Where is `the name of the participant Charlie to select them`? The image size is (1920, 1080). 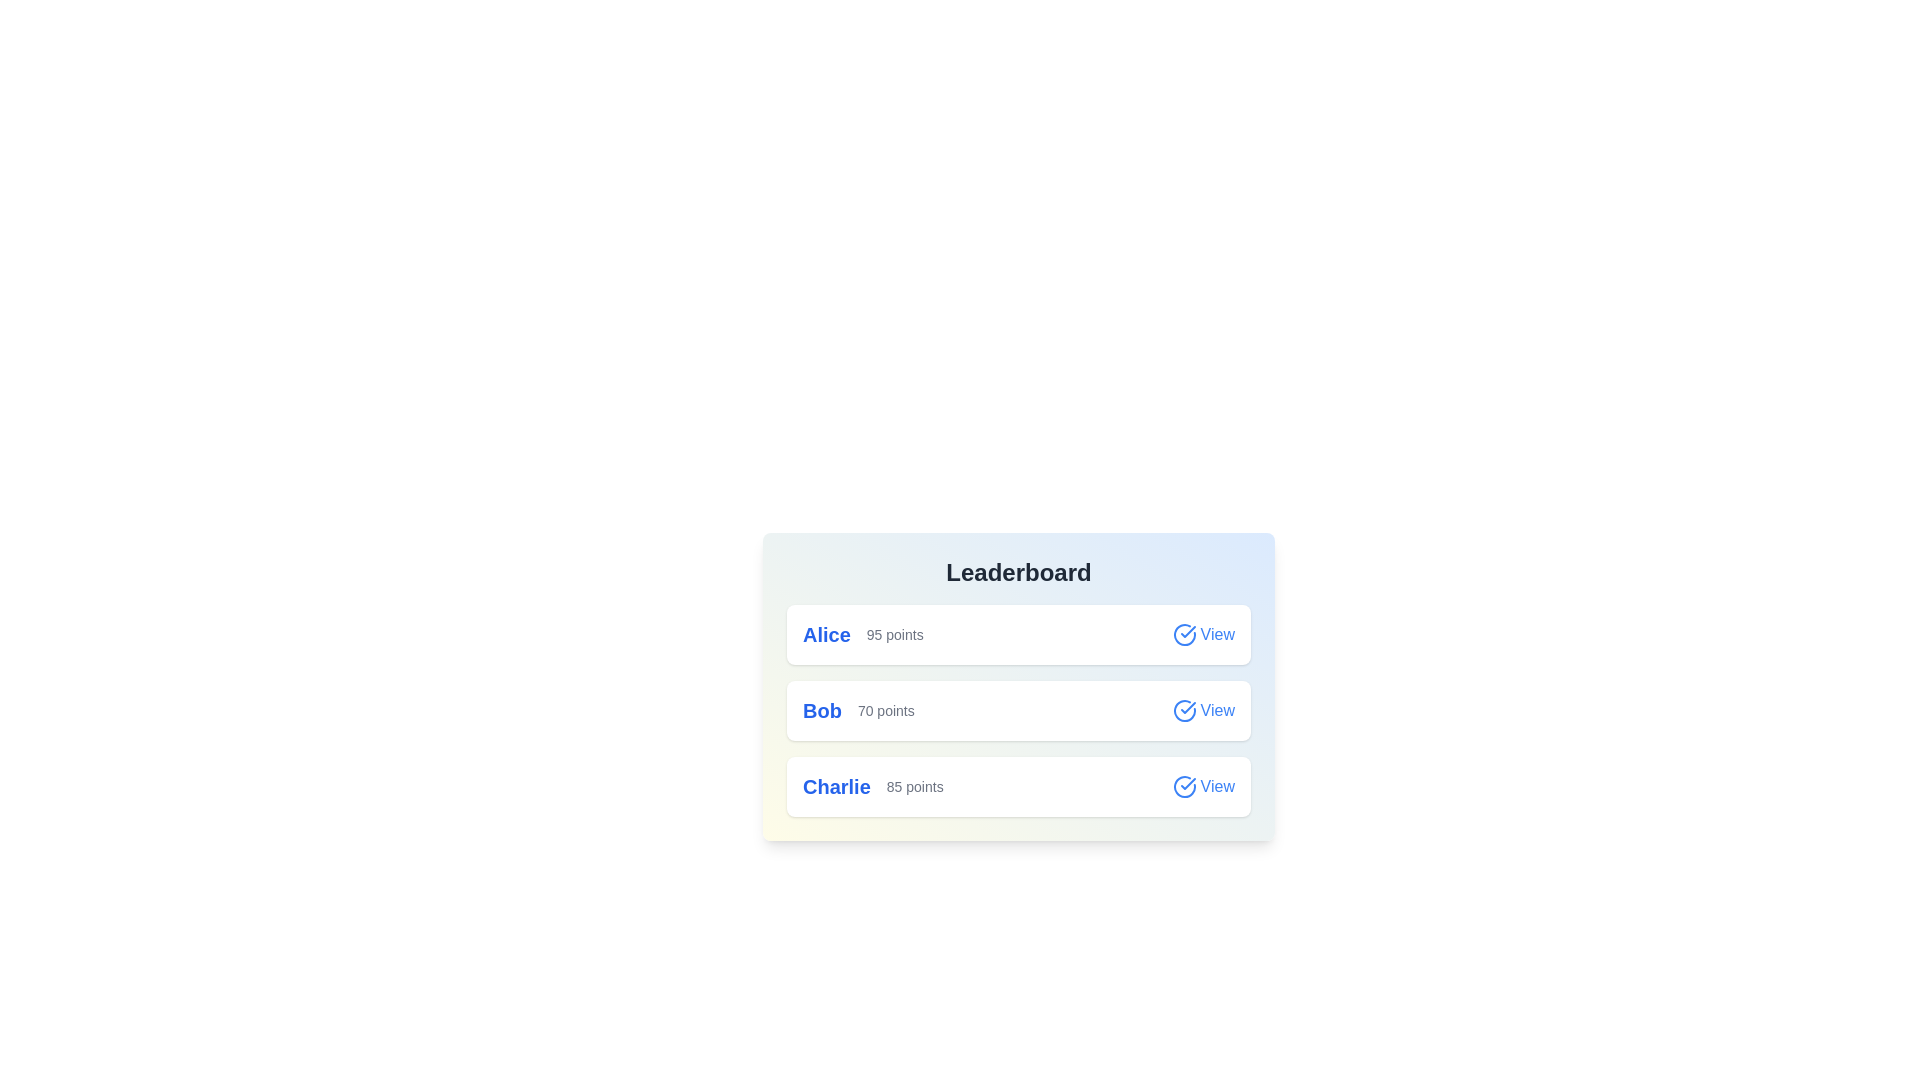
the name of the participant Charlie to select them is located at coordinates (836, 785).